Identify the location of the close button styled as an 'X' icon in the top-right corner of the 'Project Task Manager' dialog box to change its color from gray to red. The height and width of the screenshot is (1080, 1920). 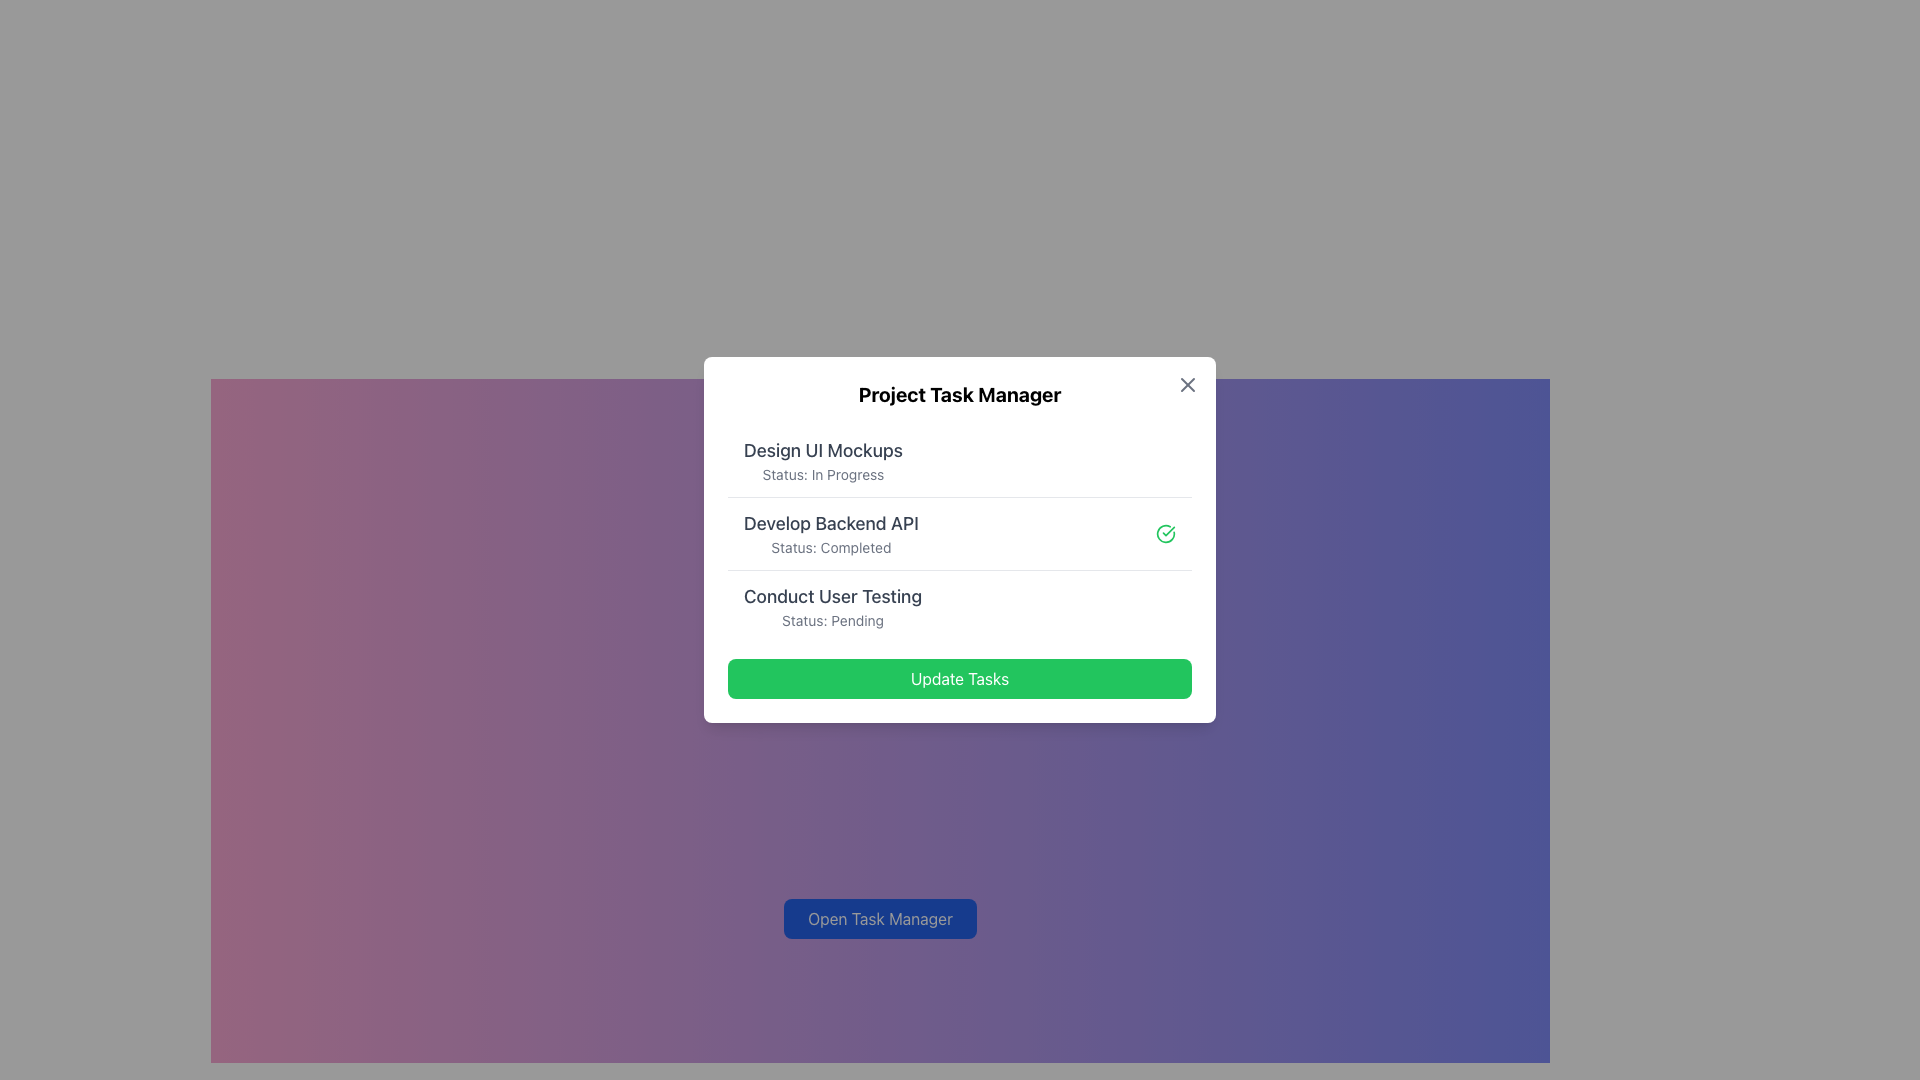
(1188, 385).